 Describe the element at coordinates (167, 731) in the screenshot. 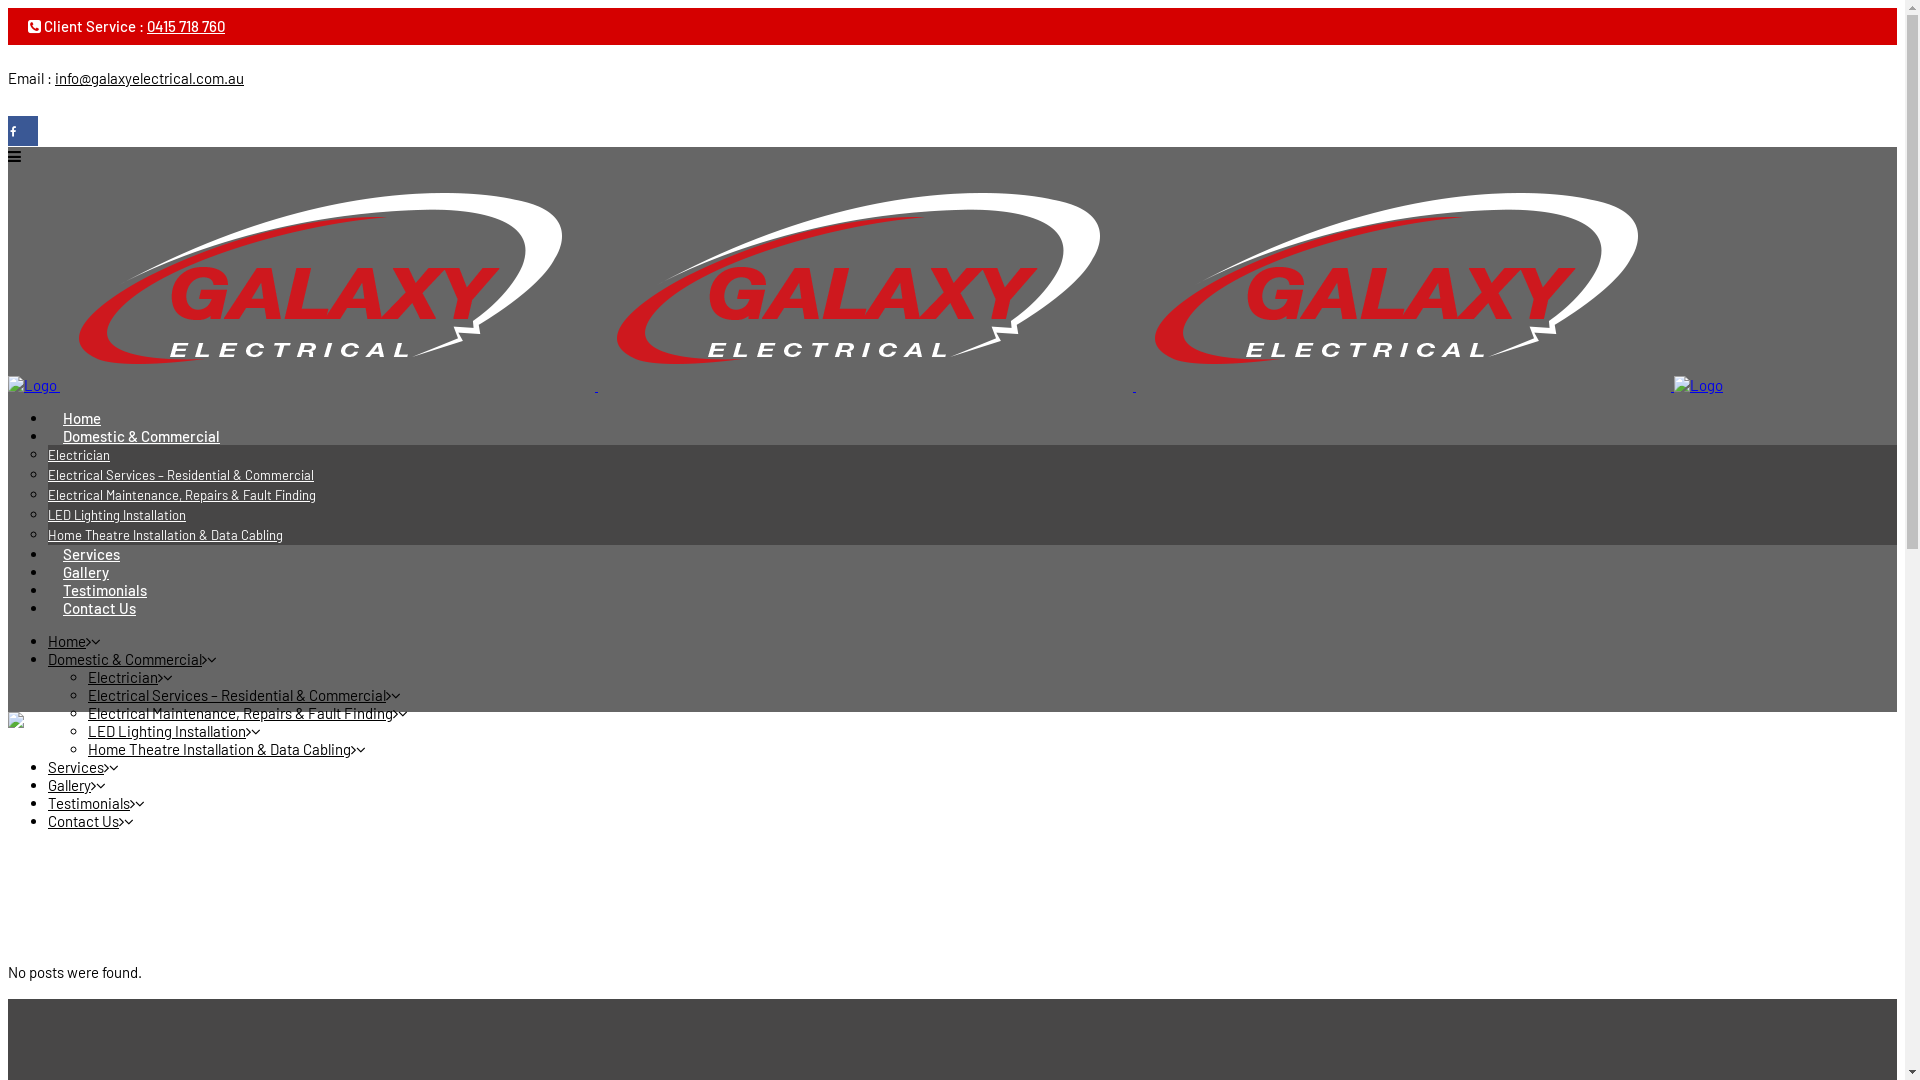

I see `'LED Lighting Installation'` at that location.